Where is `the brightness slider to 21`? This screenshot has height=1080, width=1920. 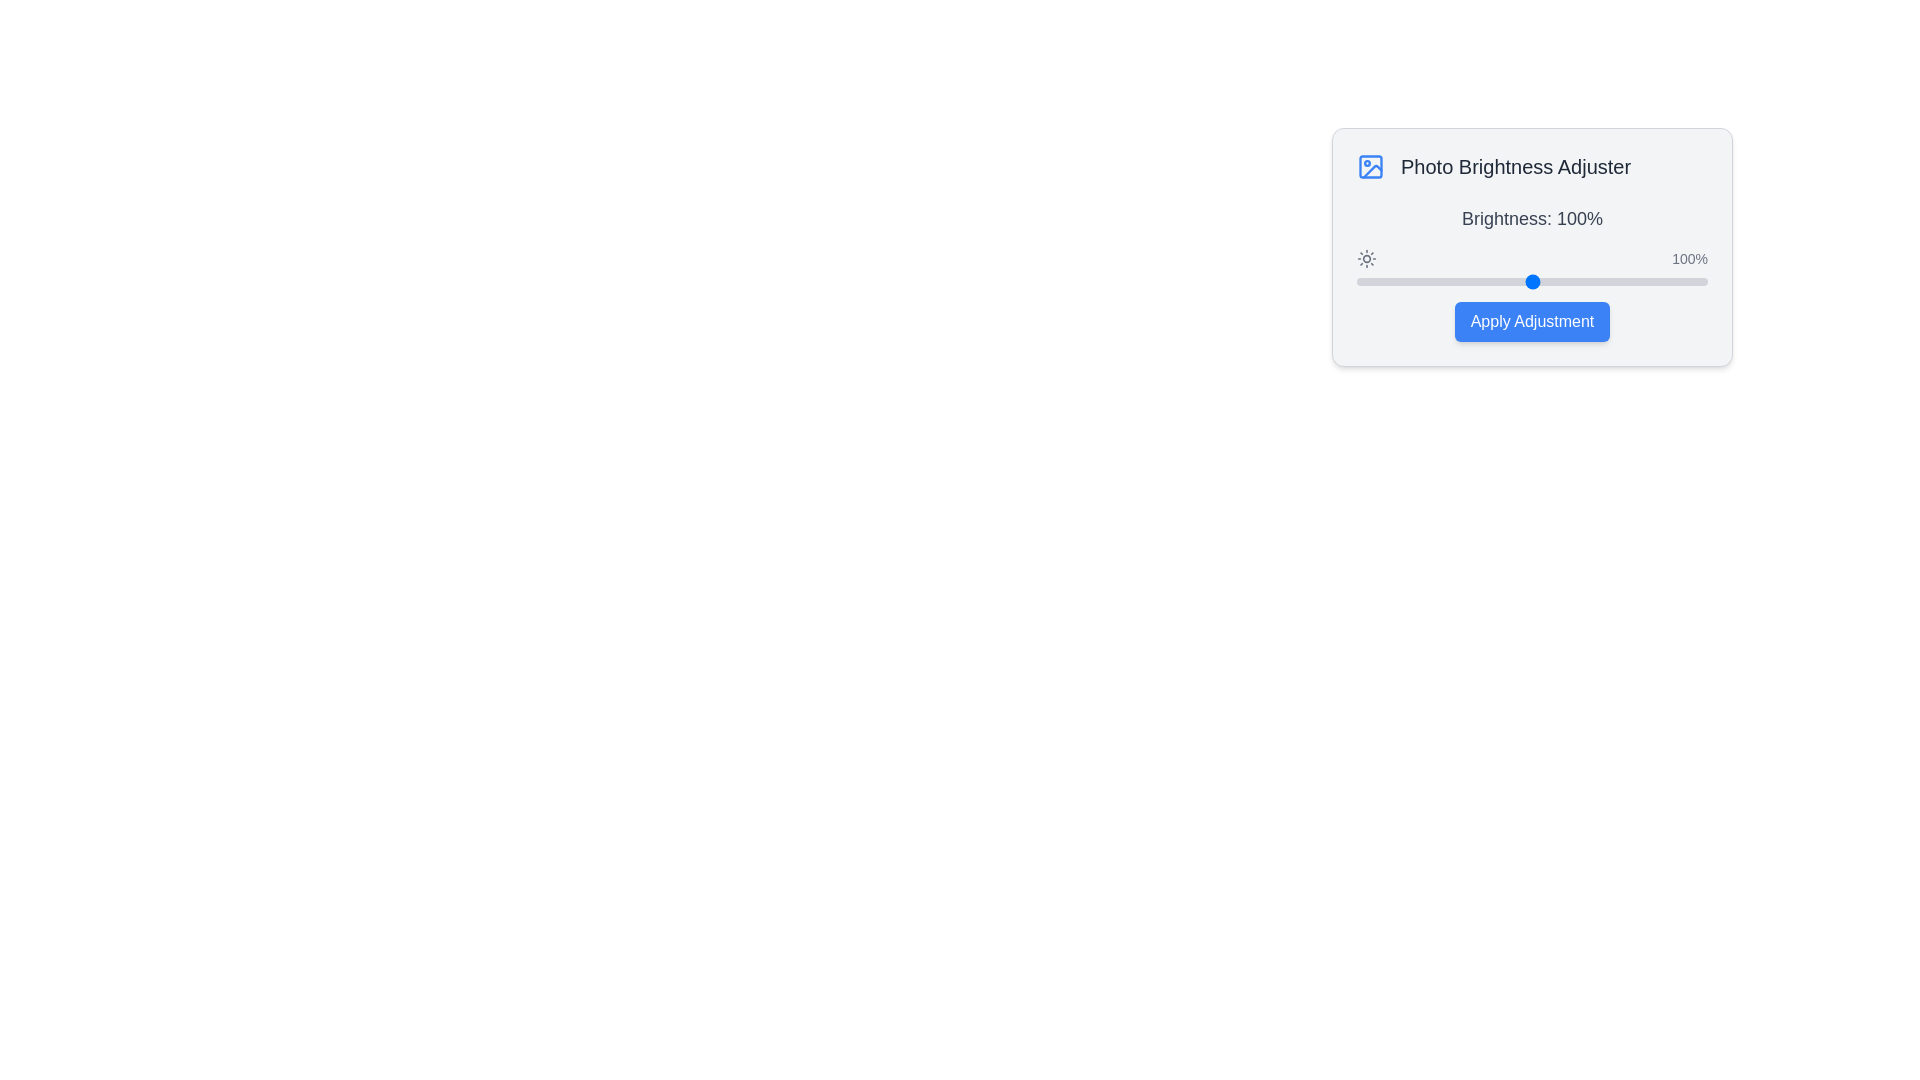 the brightness slider to 21 is located at coordinates (1392, 281).